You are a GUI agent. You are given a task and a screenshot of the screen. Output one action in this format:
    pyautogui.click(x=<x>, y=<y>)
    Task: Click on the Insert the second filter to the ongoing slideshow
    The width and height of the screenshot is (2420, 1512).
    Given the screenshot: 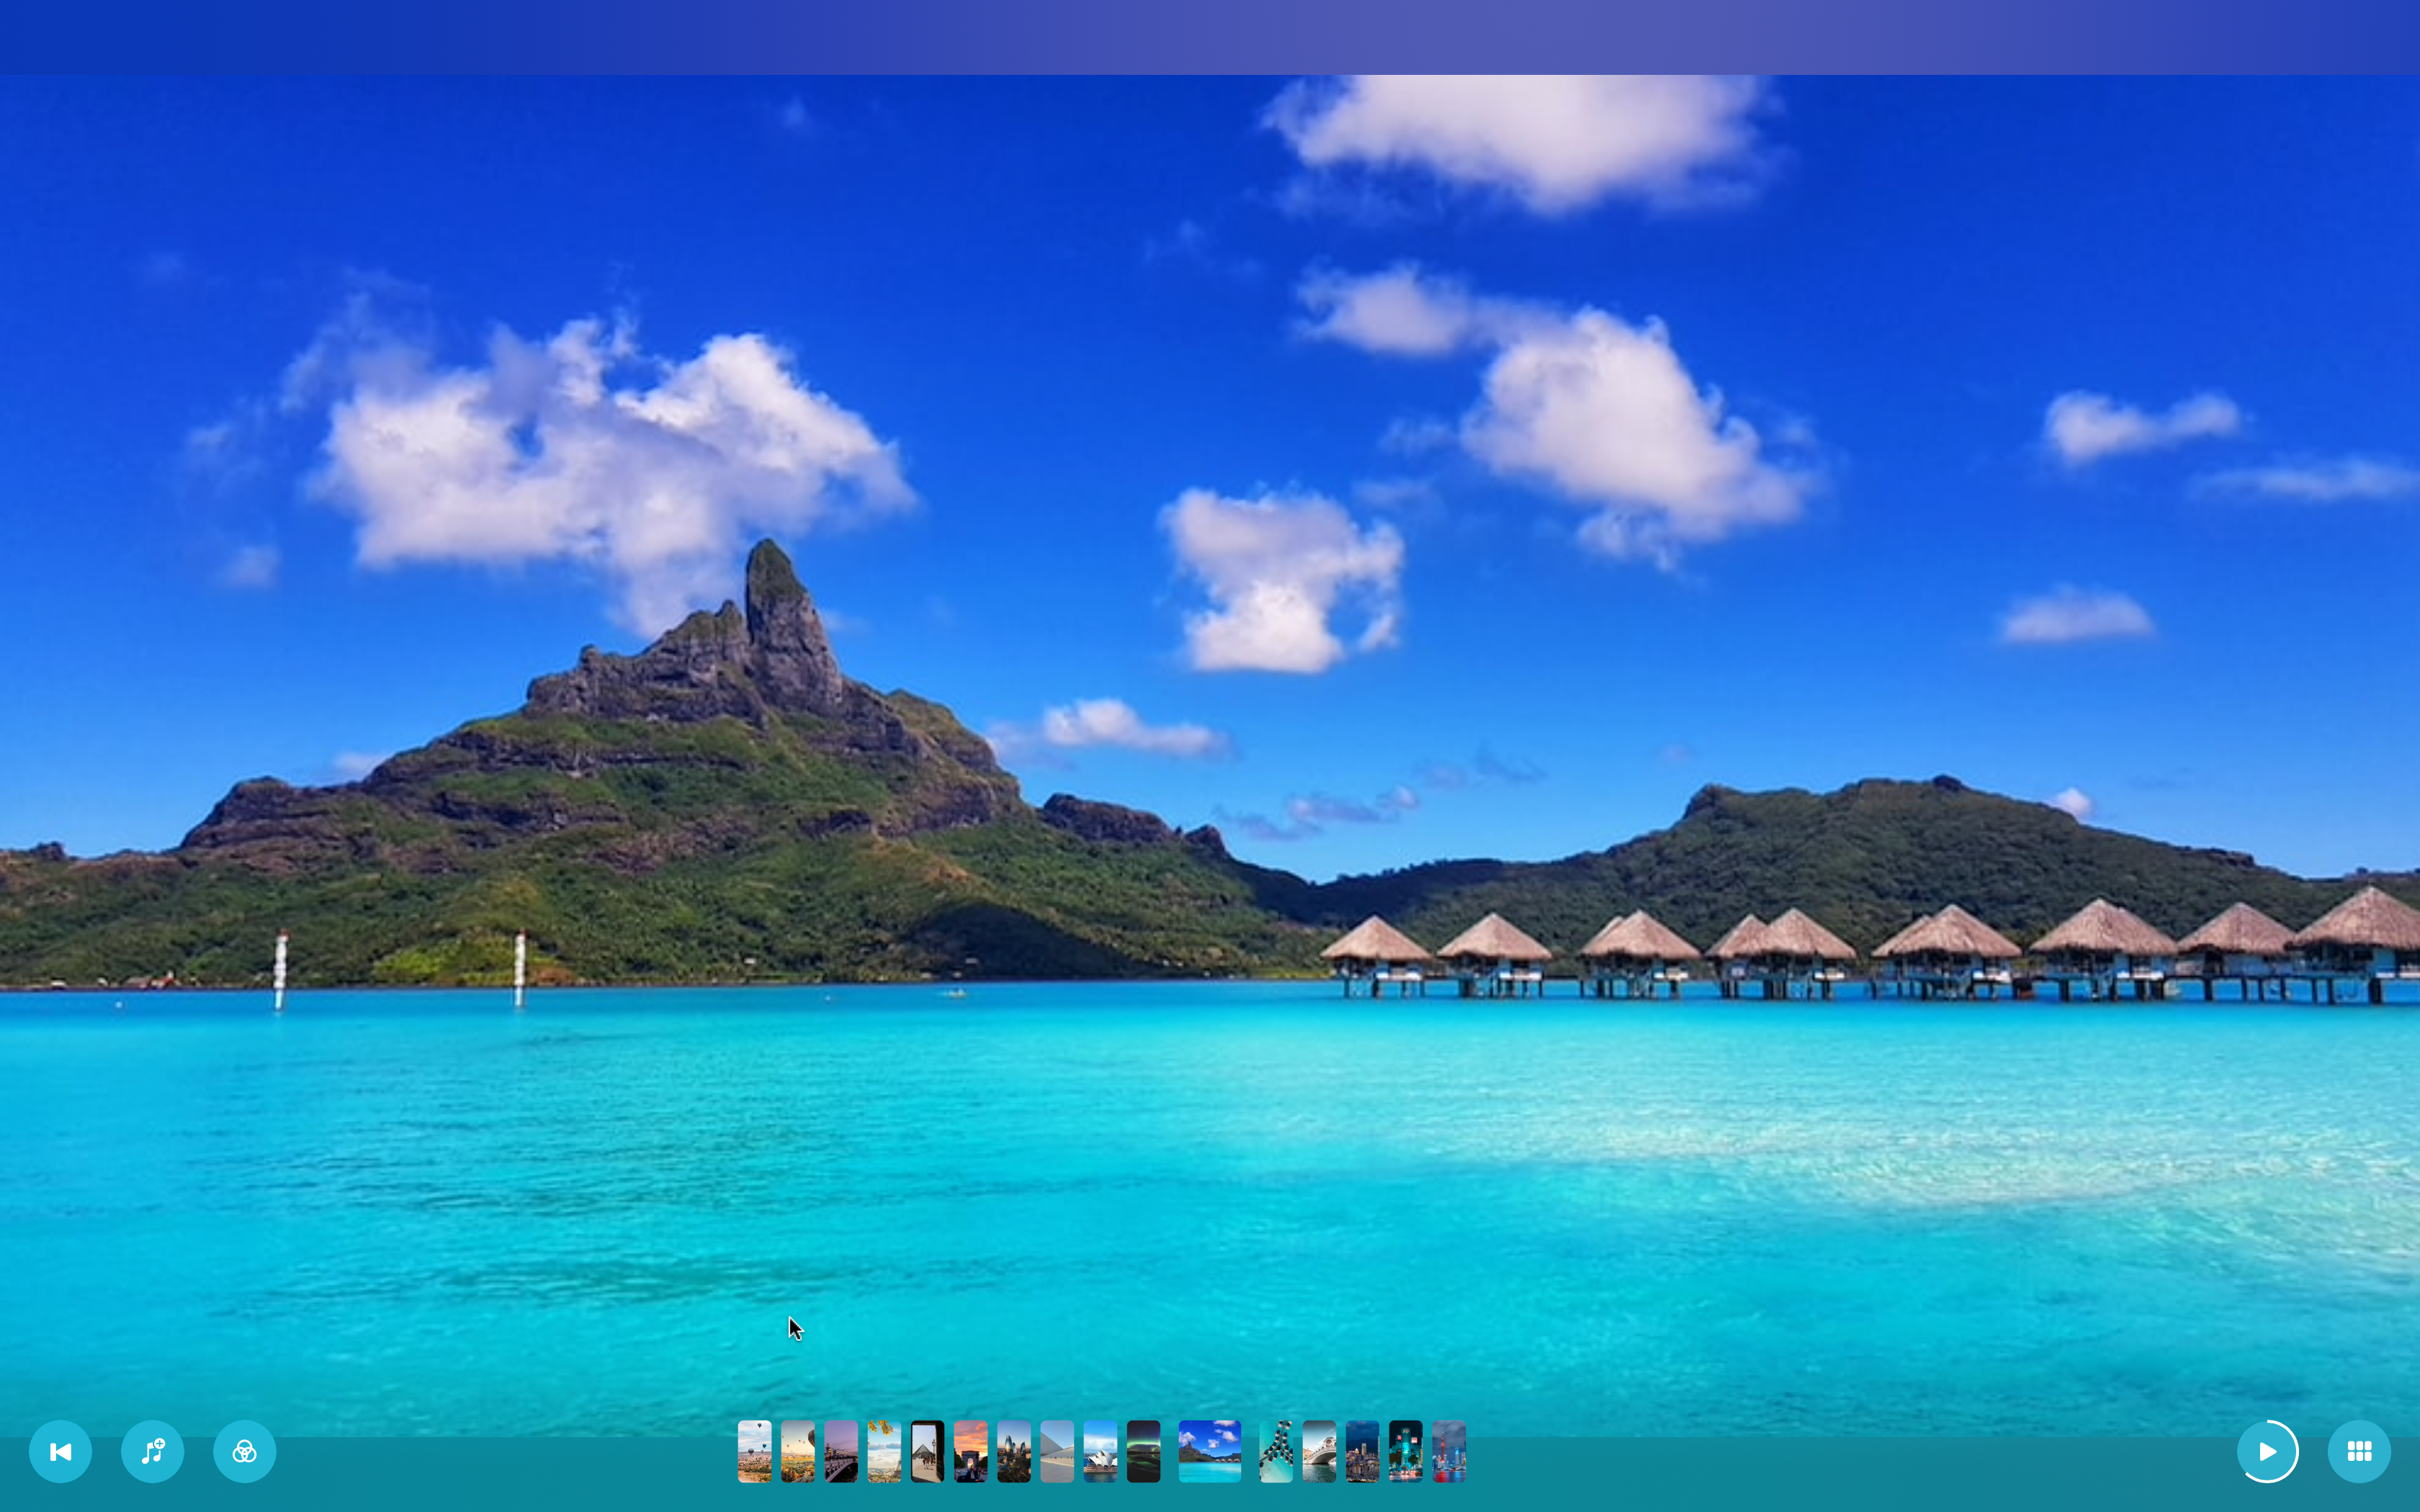 What is the action you would take?
    pyautogui.click(x=245, y=1450)
    